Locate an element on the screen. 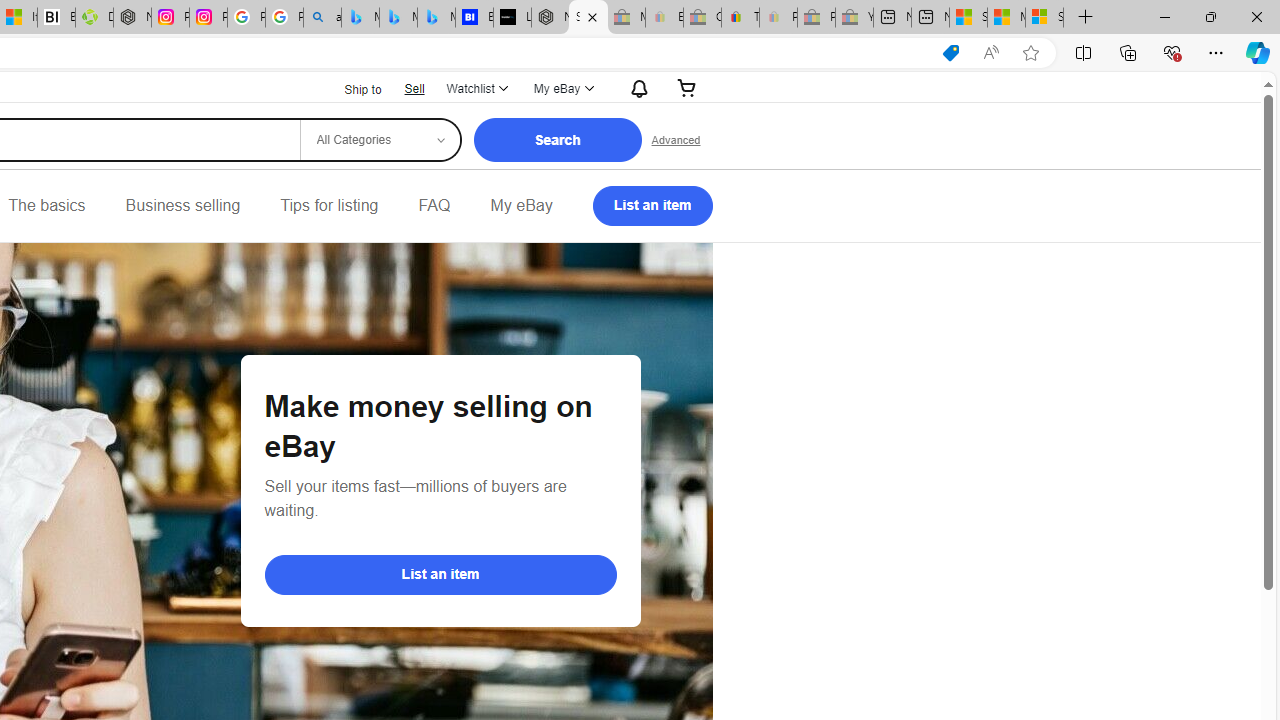 The image size is (1280, 720). 'The basics' is located at coordinates (46, 205).